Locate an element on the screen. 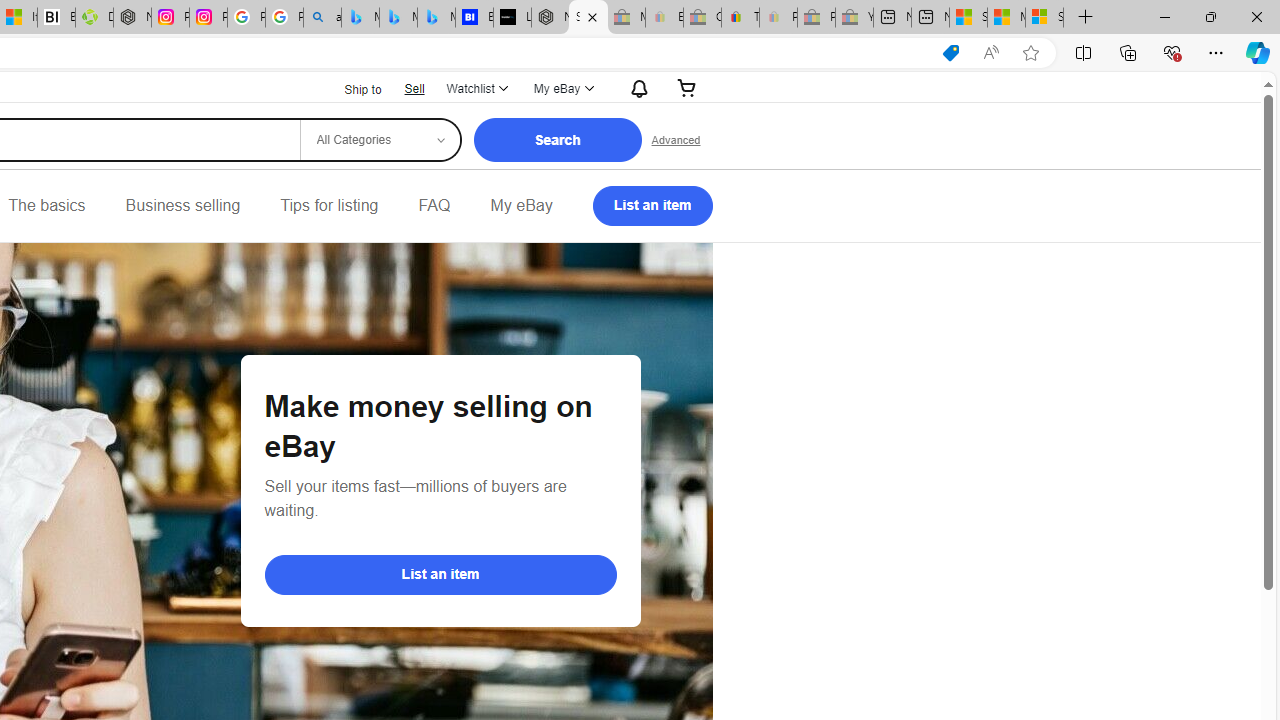 The image size is (1280, 720). 'The basics' is located at coordinates (46, 205).